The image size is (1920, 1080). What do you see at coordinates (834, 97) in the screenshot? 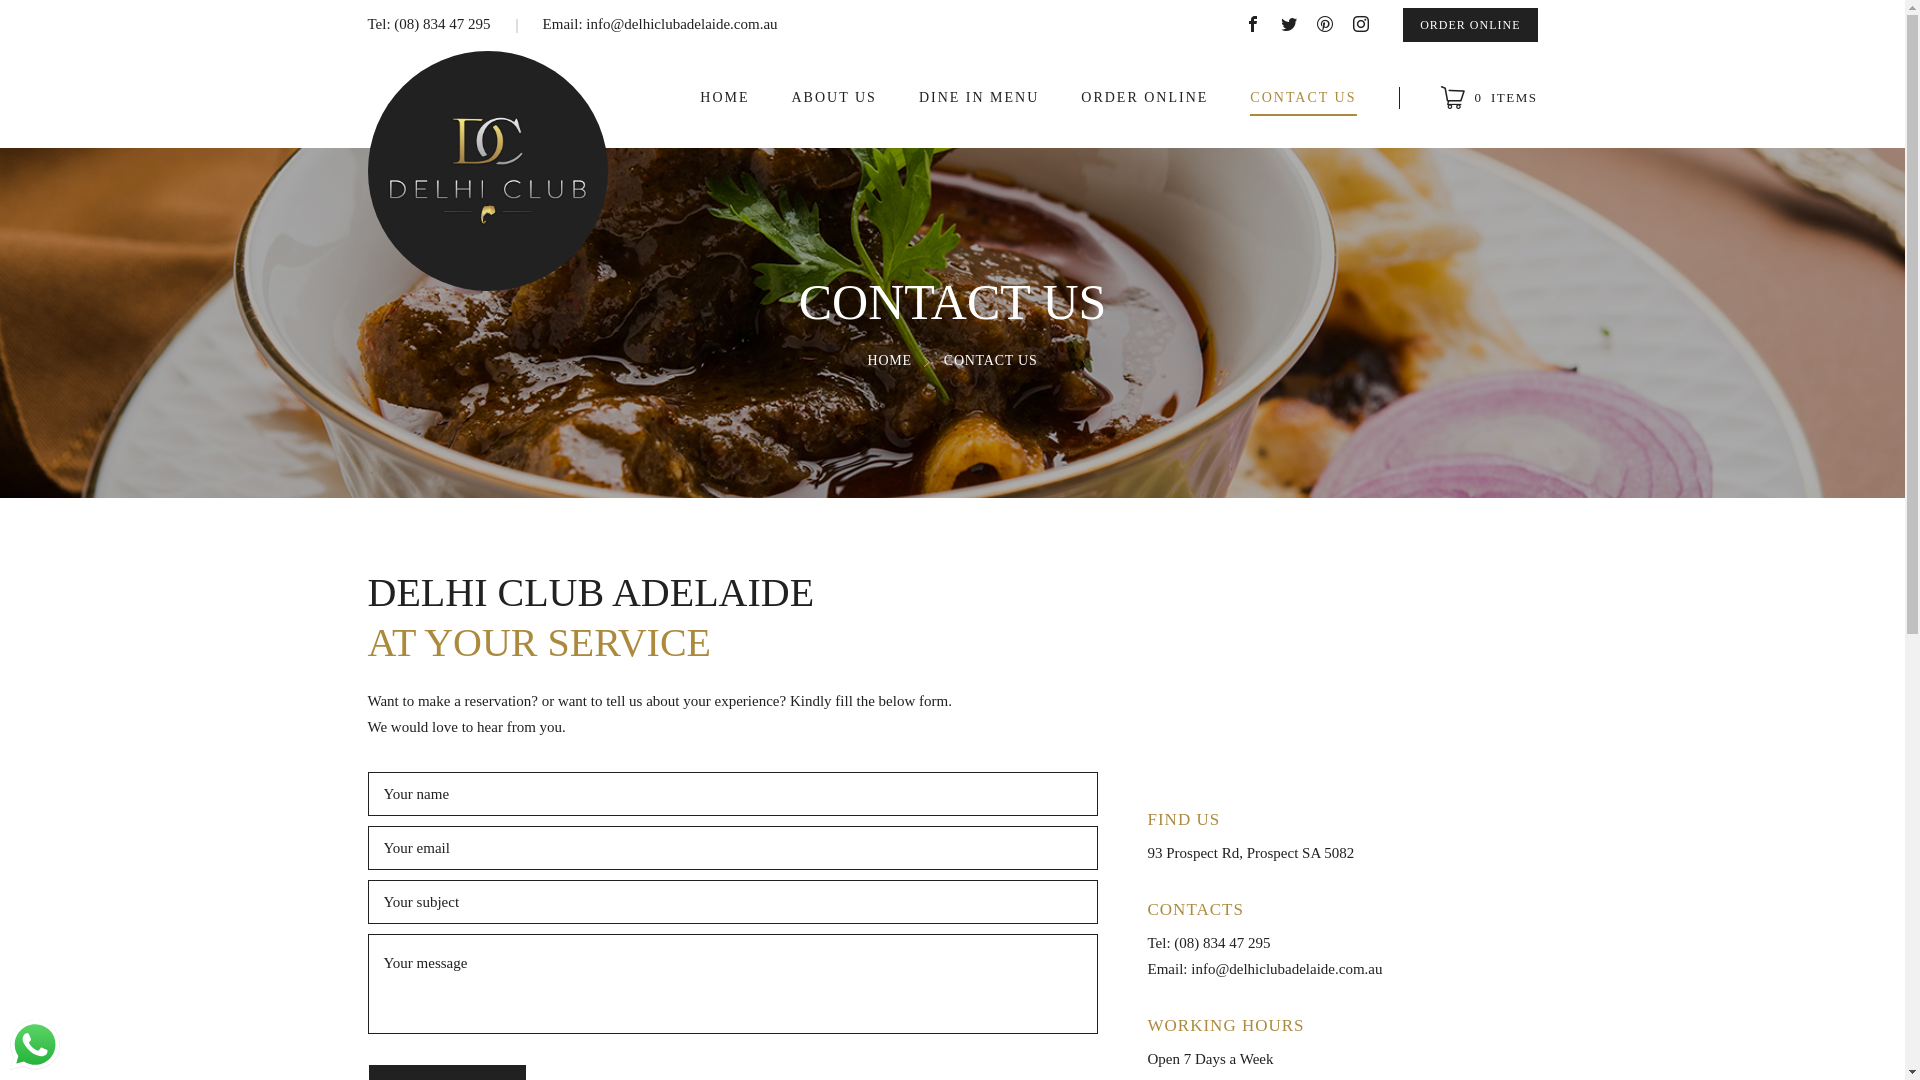
I see `'ABOUT US'` at bounding box center [834, 97].